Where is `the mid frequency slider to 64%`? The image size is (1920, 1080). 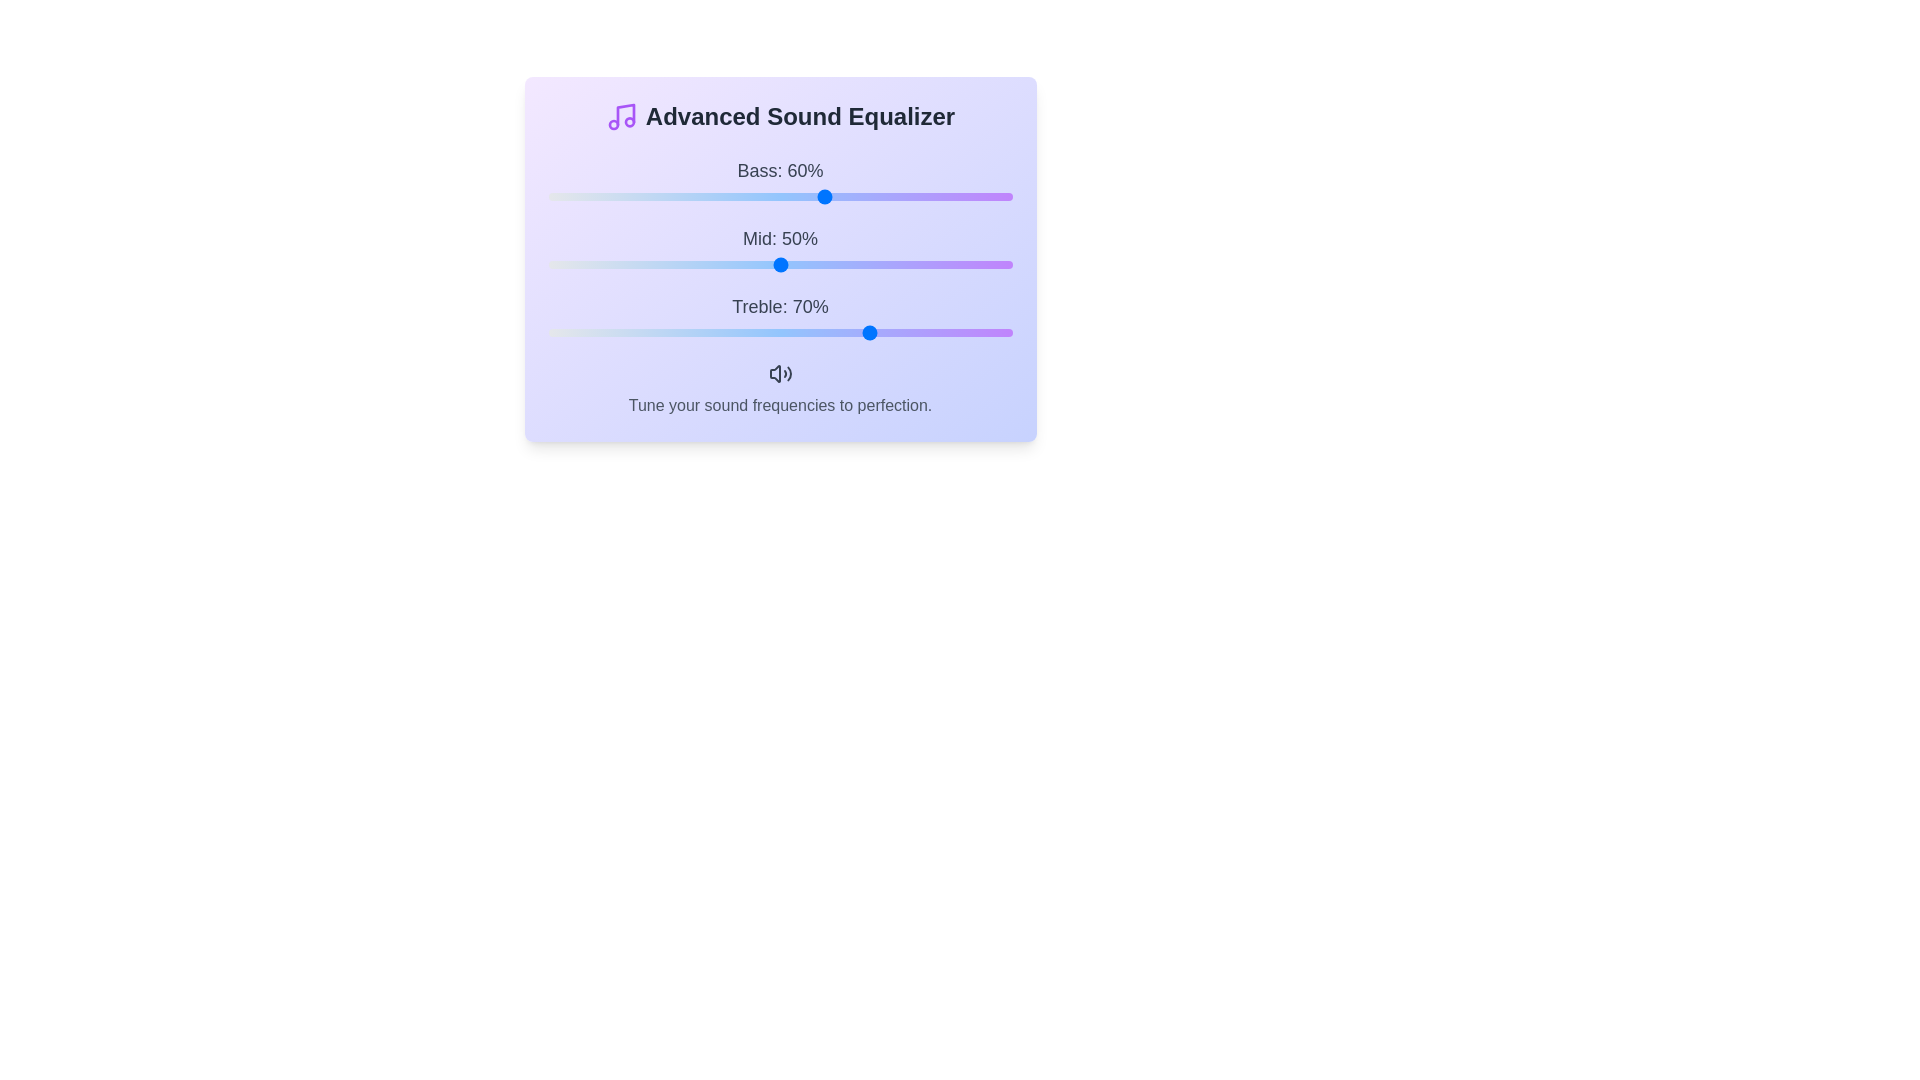 the mid frequency slider to 64% is located at coordinates (845, 264).